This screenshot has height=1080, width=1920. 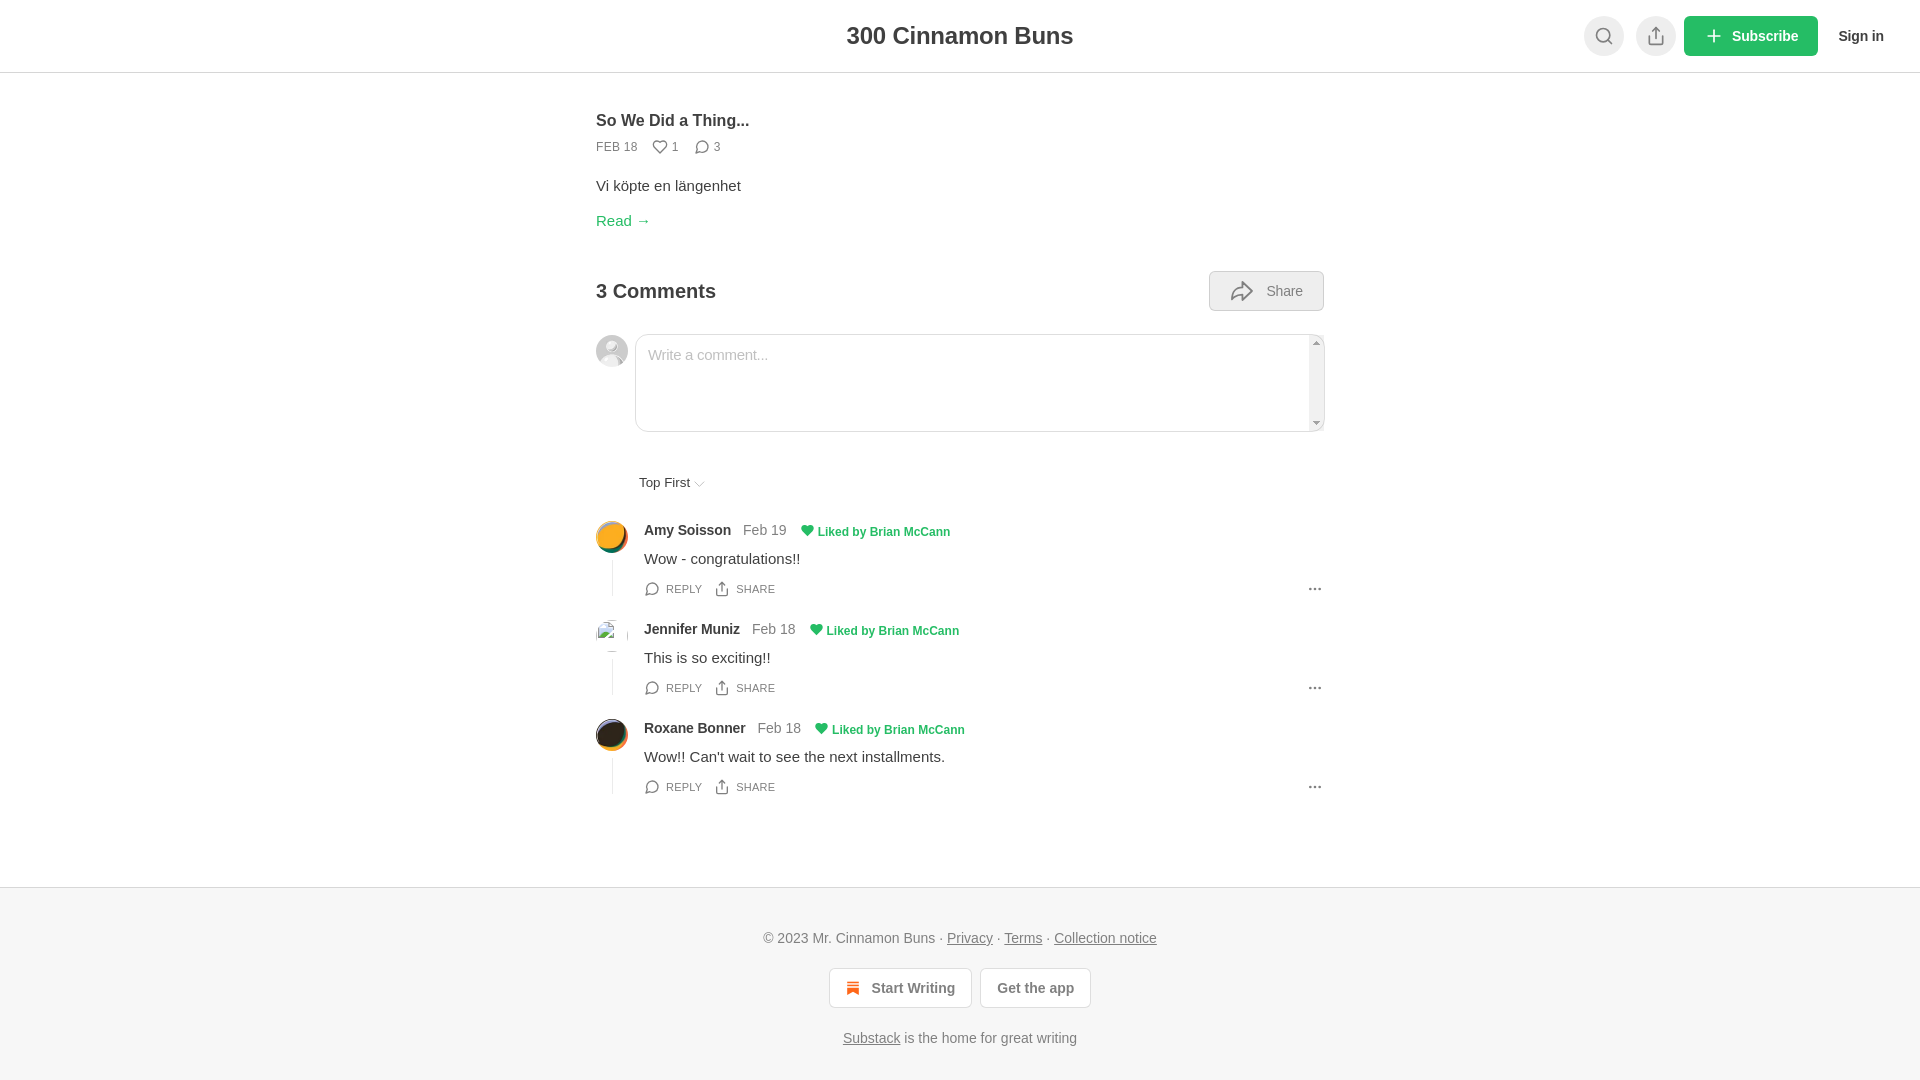 What do you see at coordinates (672, 588) in the screenshot?
I see `'REPLY'` at bounding box center [672, 588].